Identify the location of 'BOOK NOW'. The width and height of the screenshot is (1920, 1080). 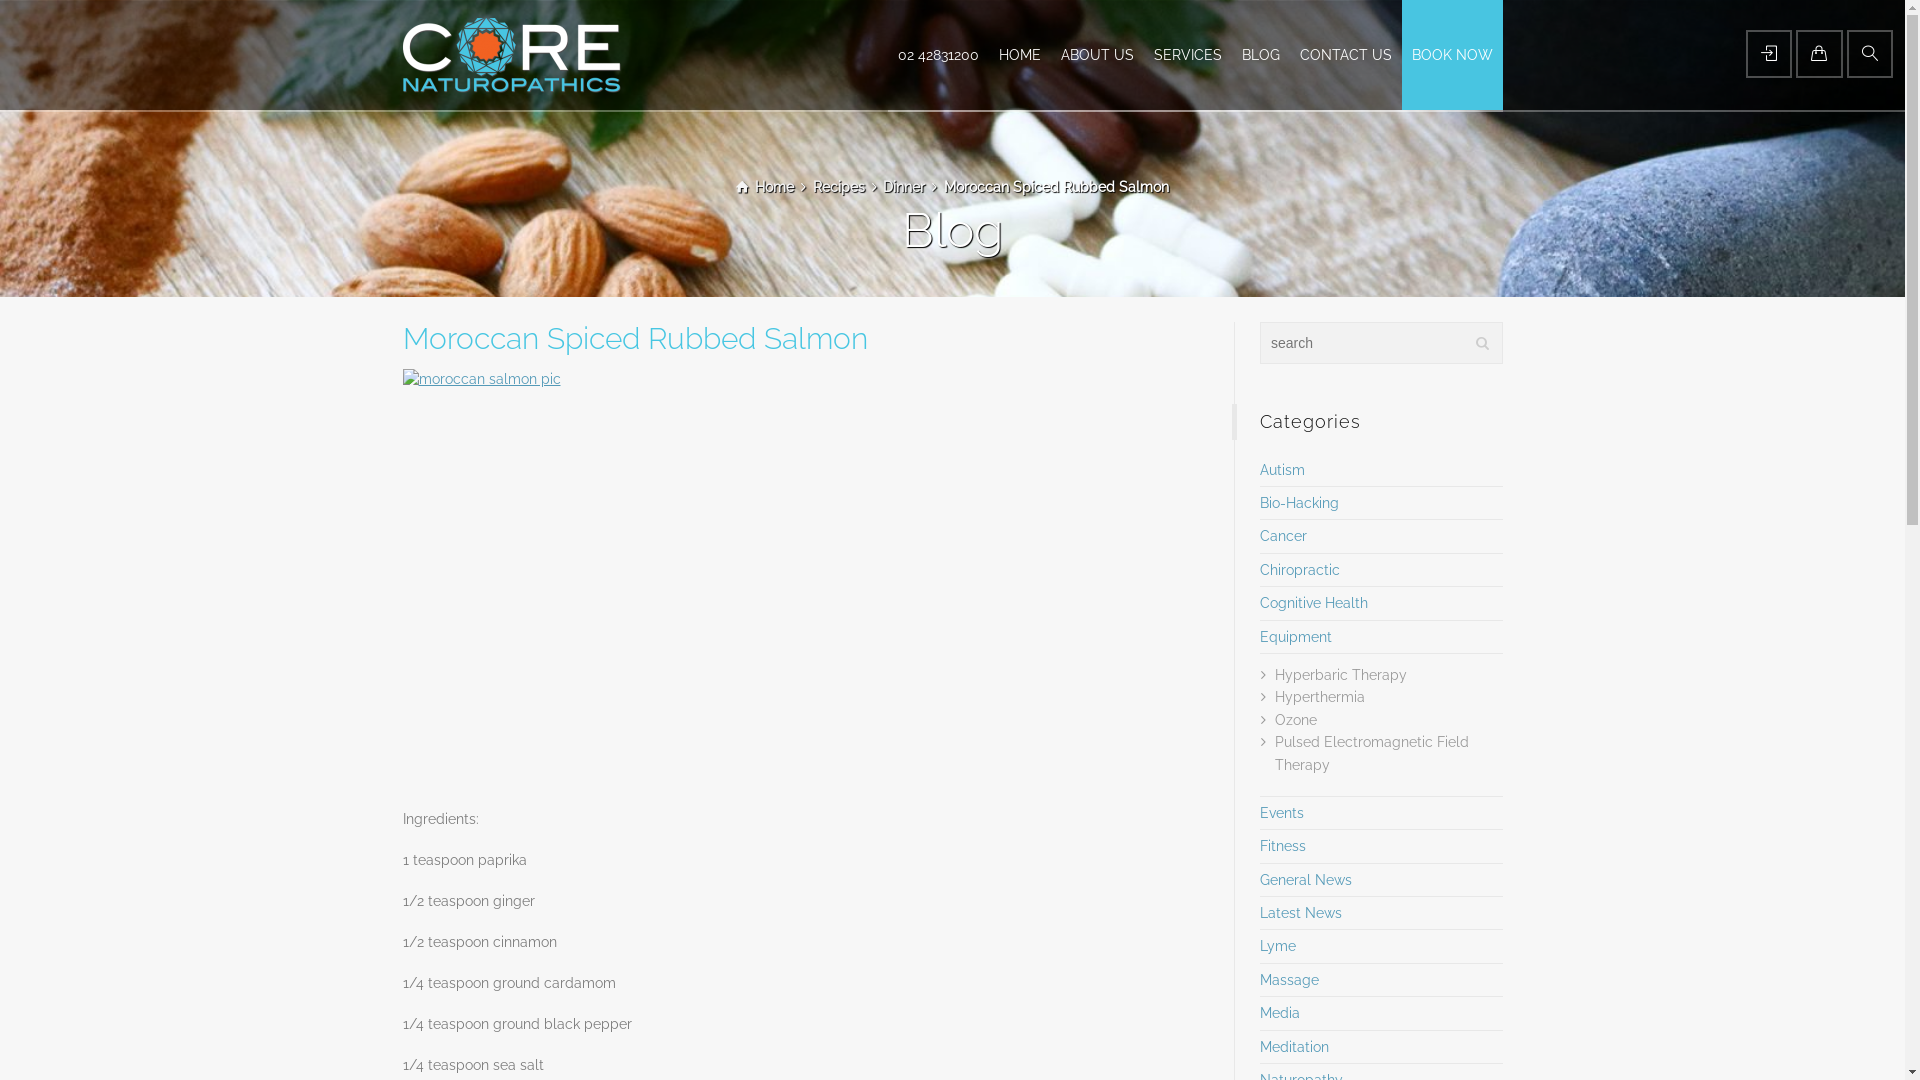
(1452, 53).